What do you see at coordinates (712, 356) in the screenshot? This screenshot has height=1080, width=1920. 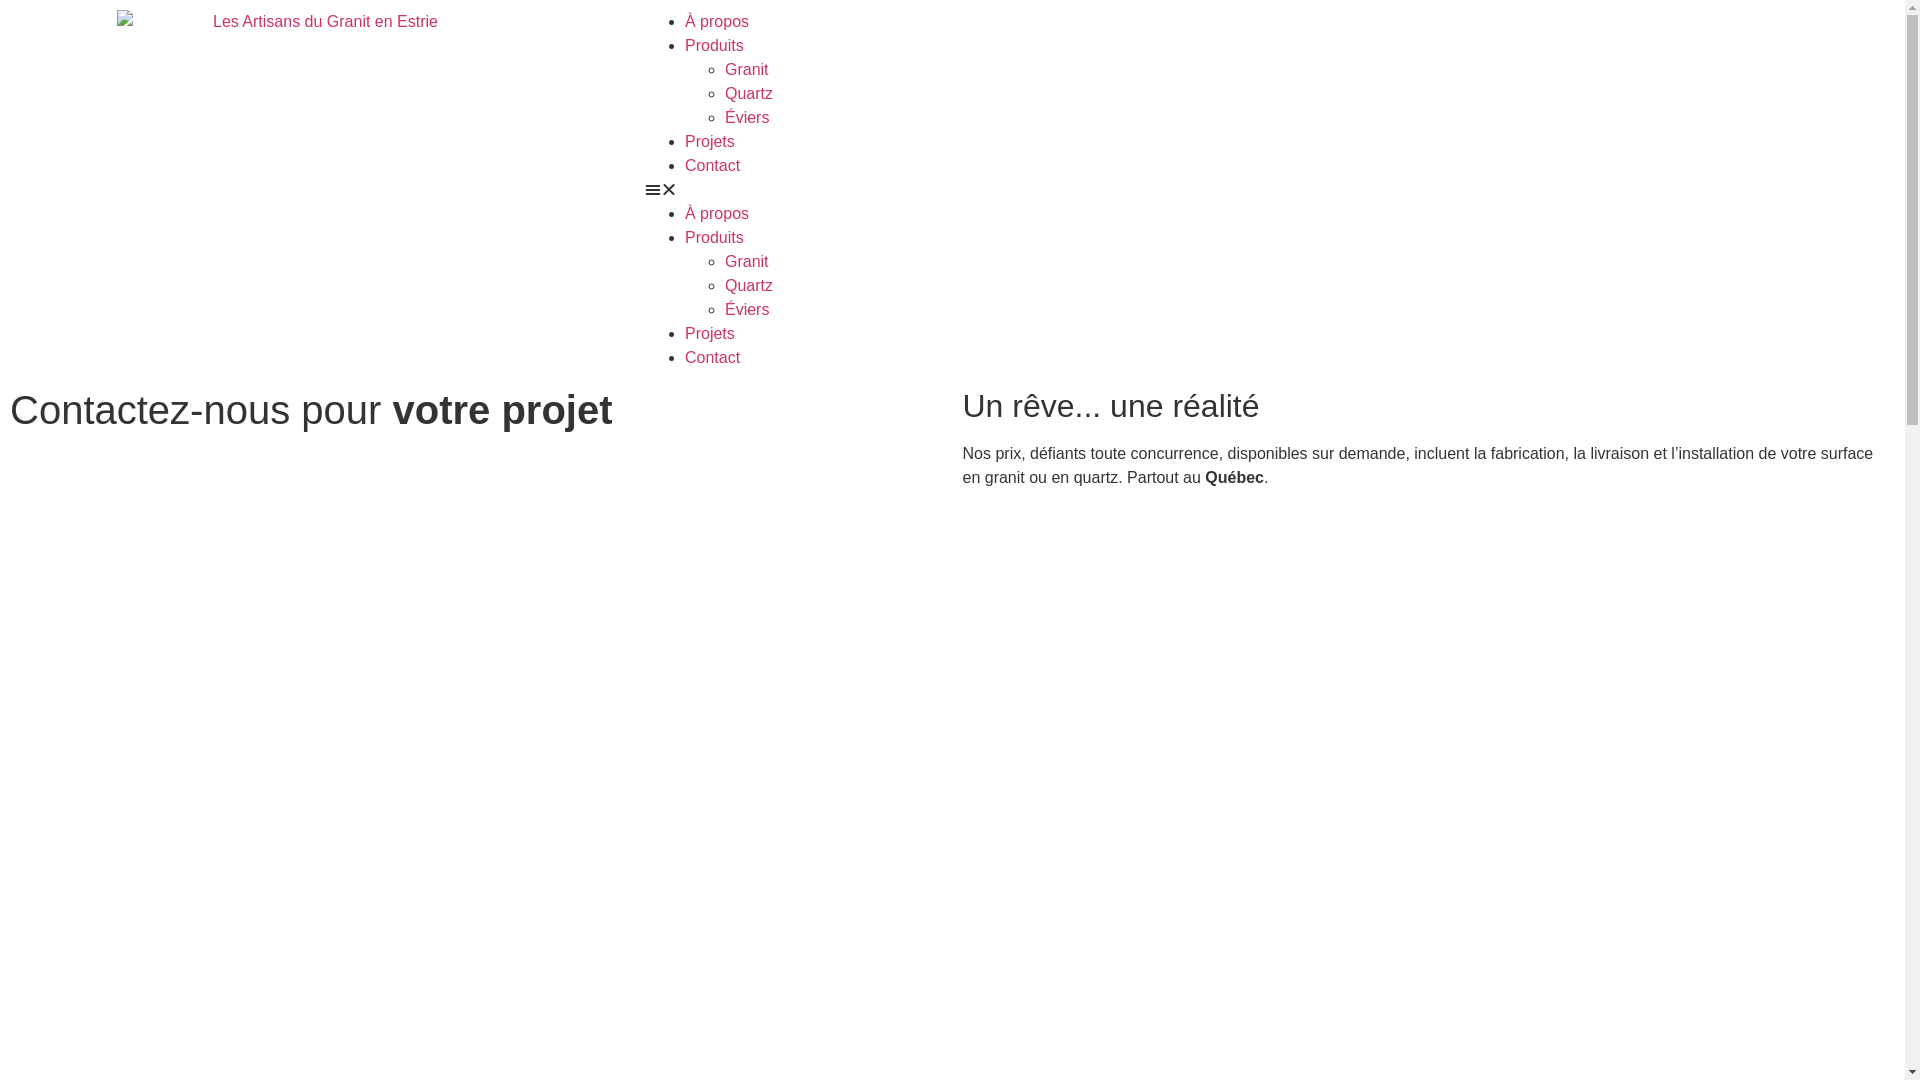 I see `'Contact'` at bounding box center [712, 356].